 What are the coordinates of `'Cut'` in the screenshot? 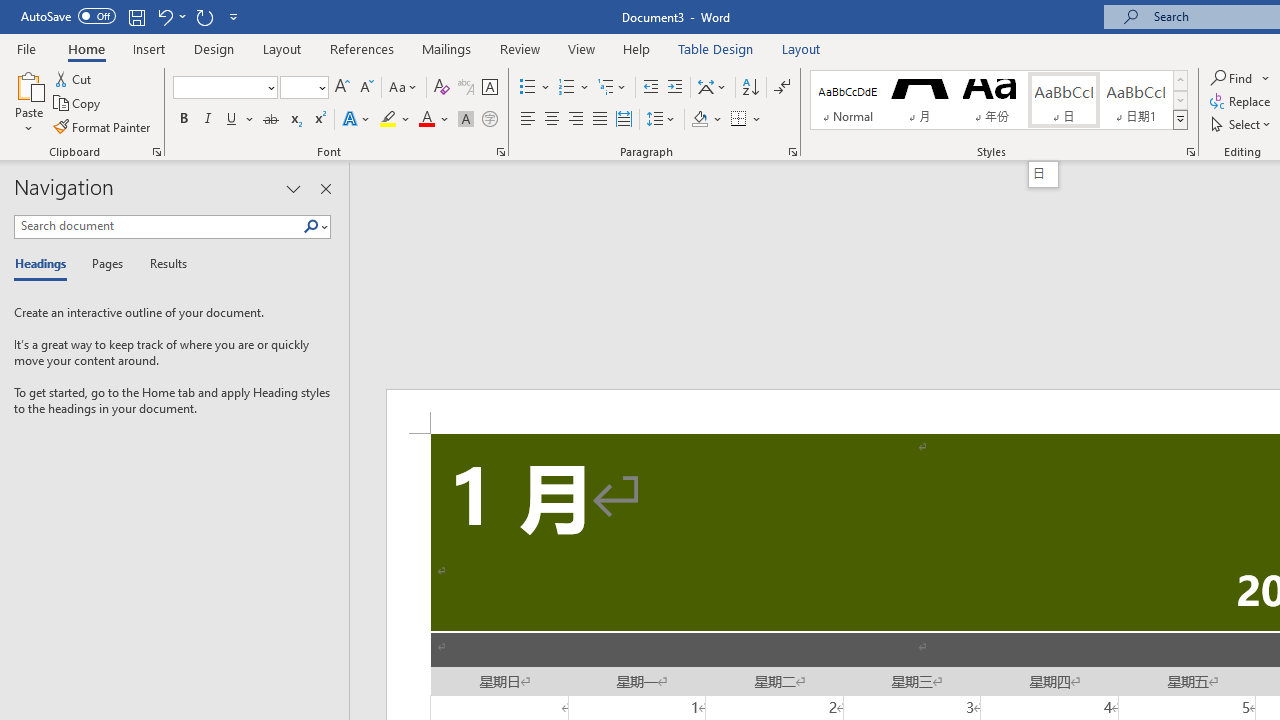 It's located at (74, 78).